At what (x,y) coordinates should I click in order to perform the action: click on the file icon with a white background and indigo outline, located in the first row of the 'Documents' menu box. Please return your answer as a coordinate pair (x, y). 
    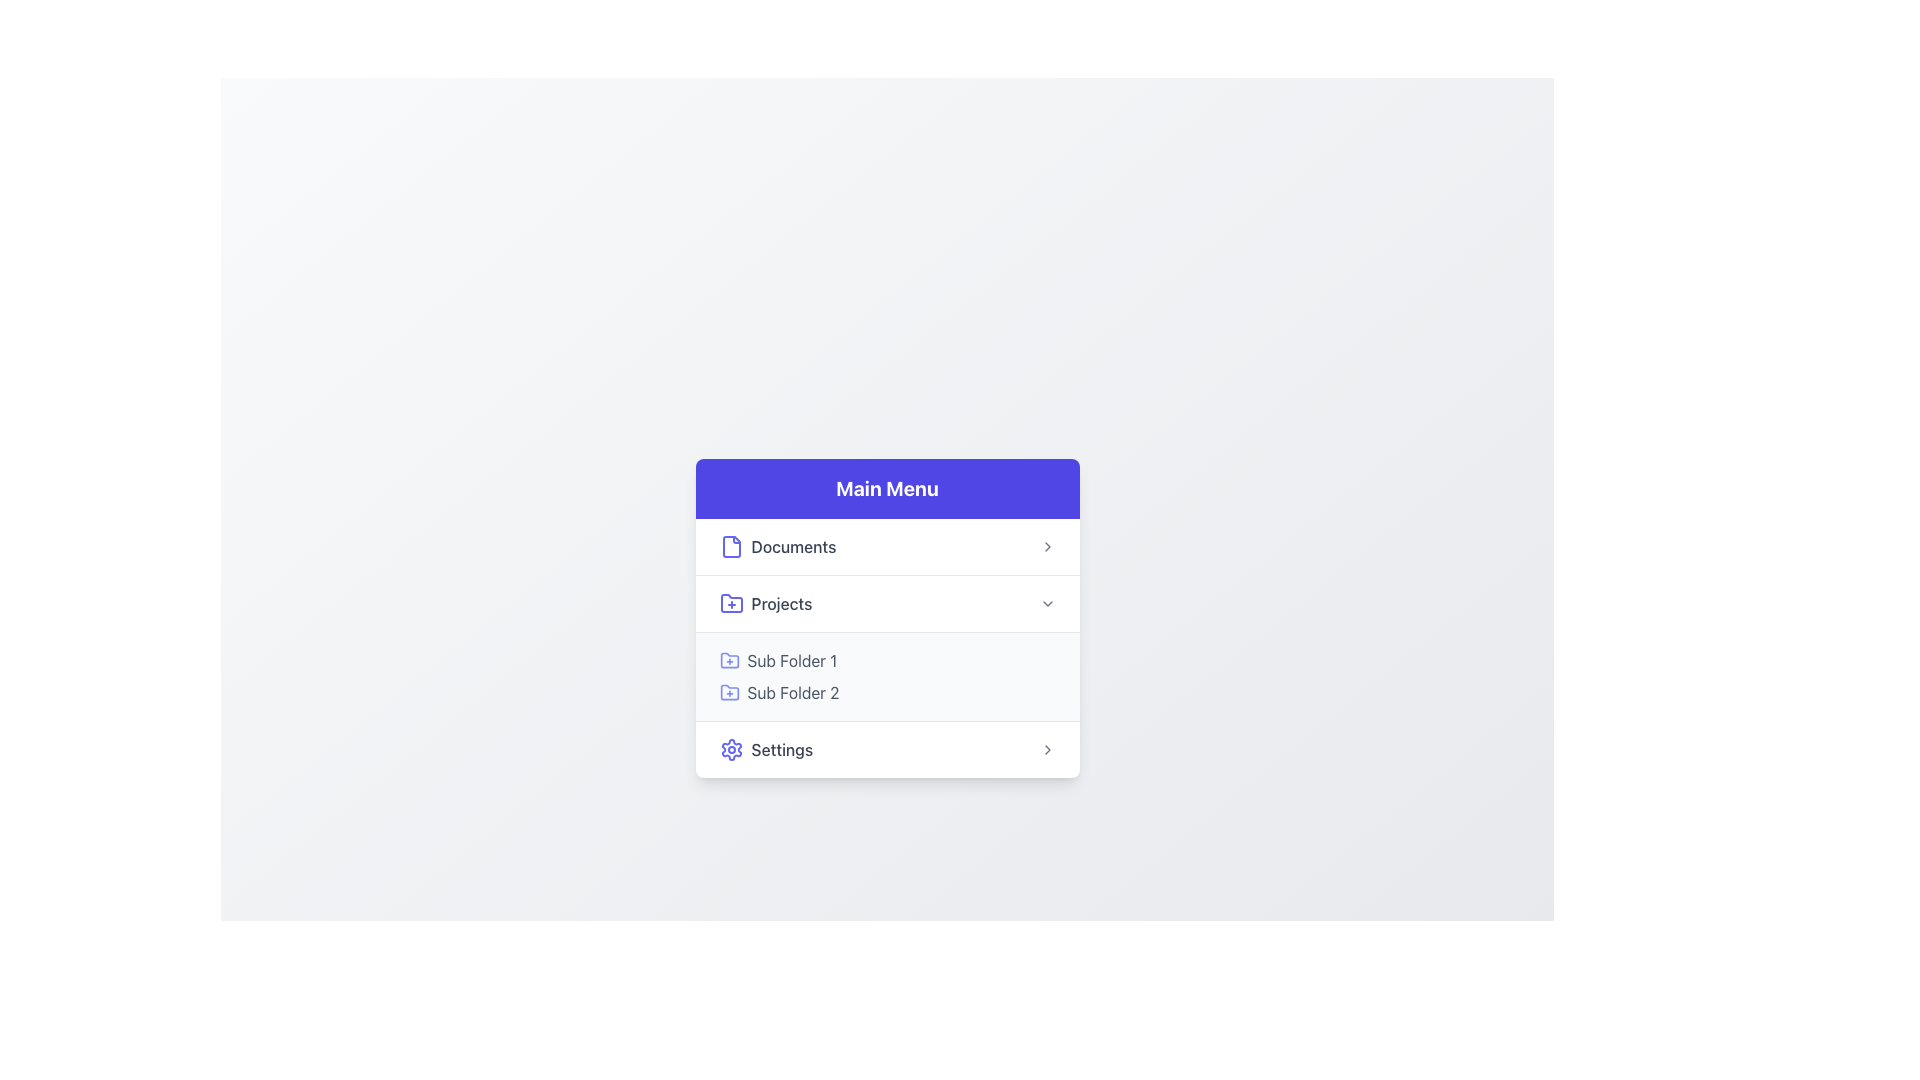
    Looking at the image, I should click on (730, 546).